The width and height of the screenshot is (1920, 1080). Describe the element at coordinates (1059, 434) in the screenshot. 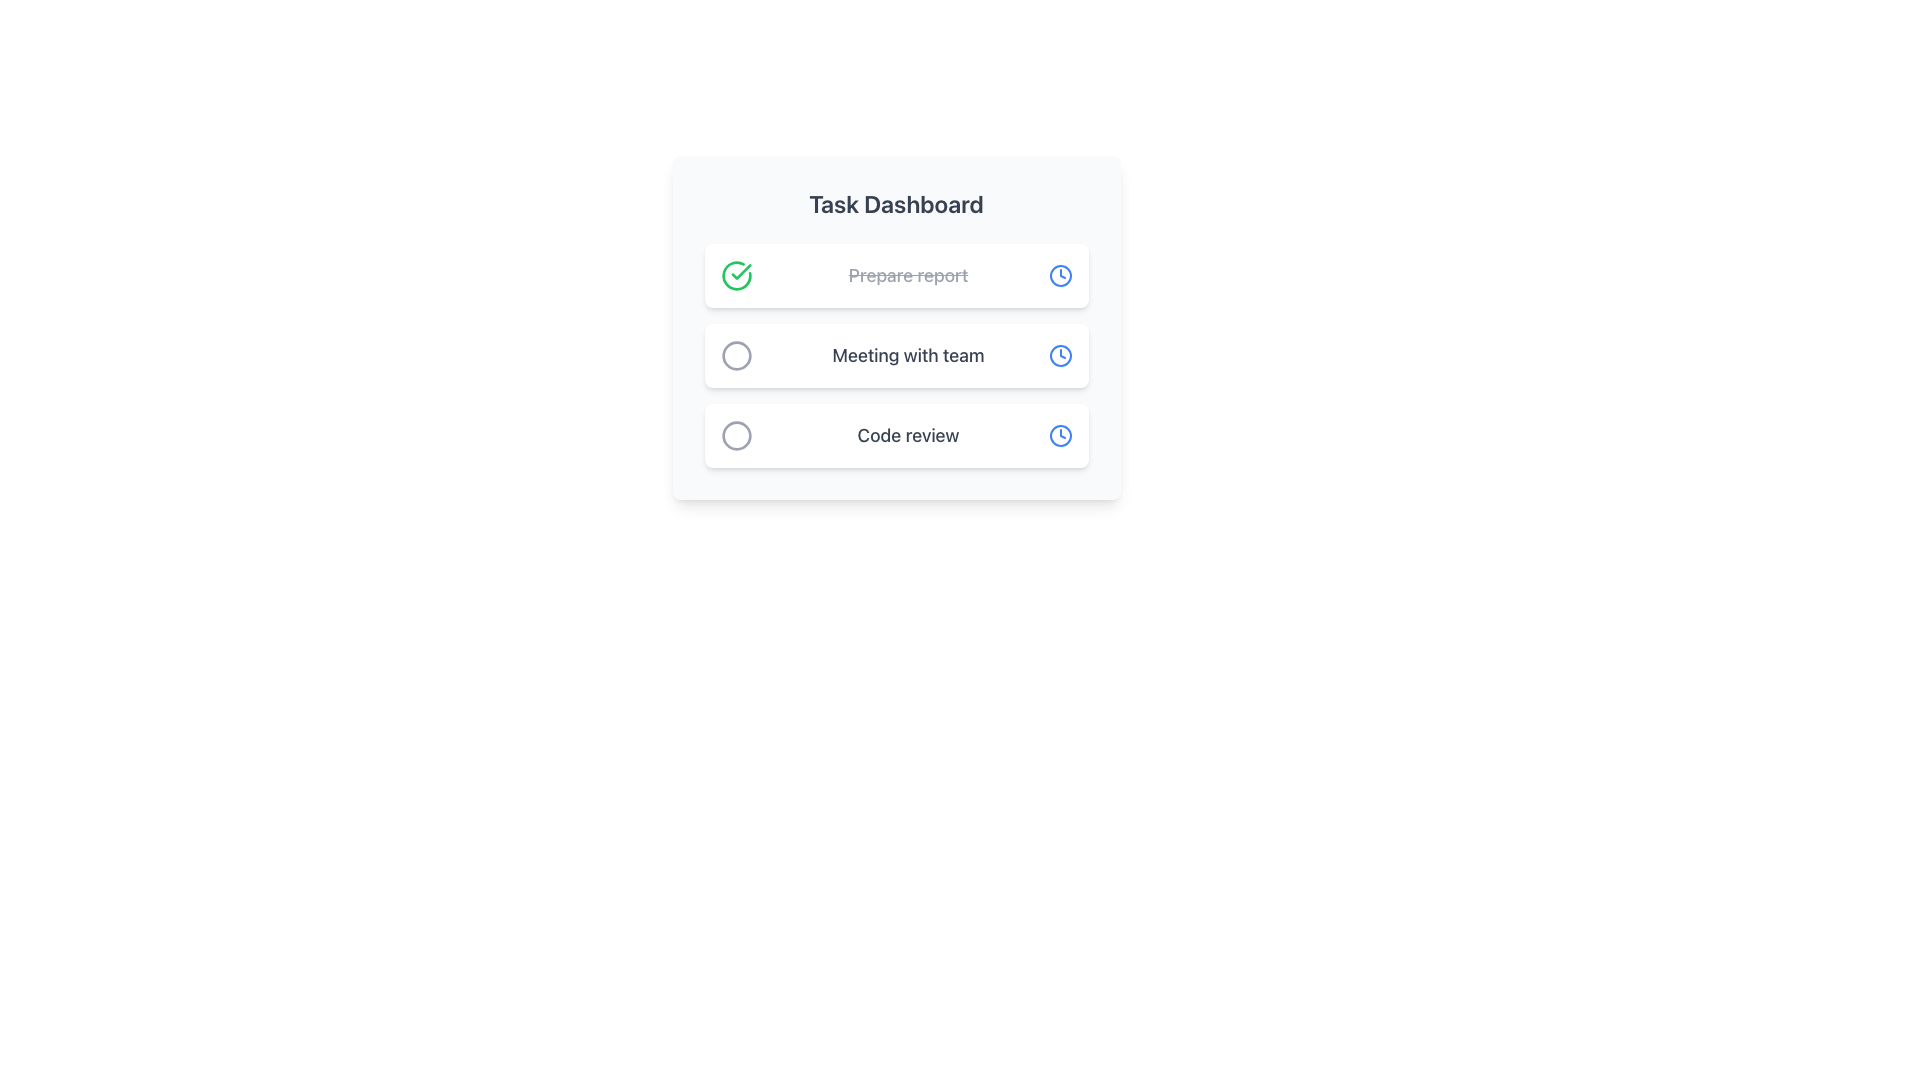

I see `the blue clock icon located at the far right of the 'Code review' task item in the 'Task Dashboard' interface` at that location.